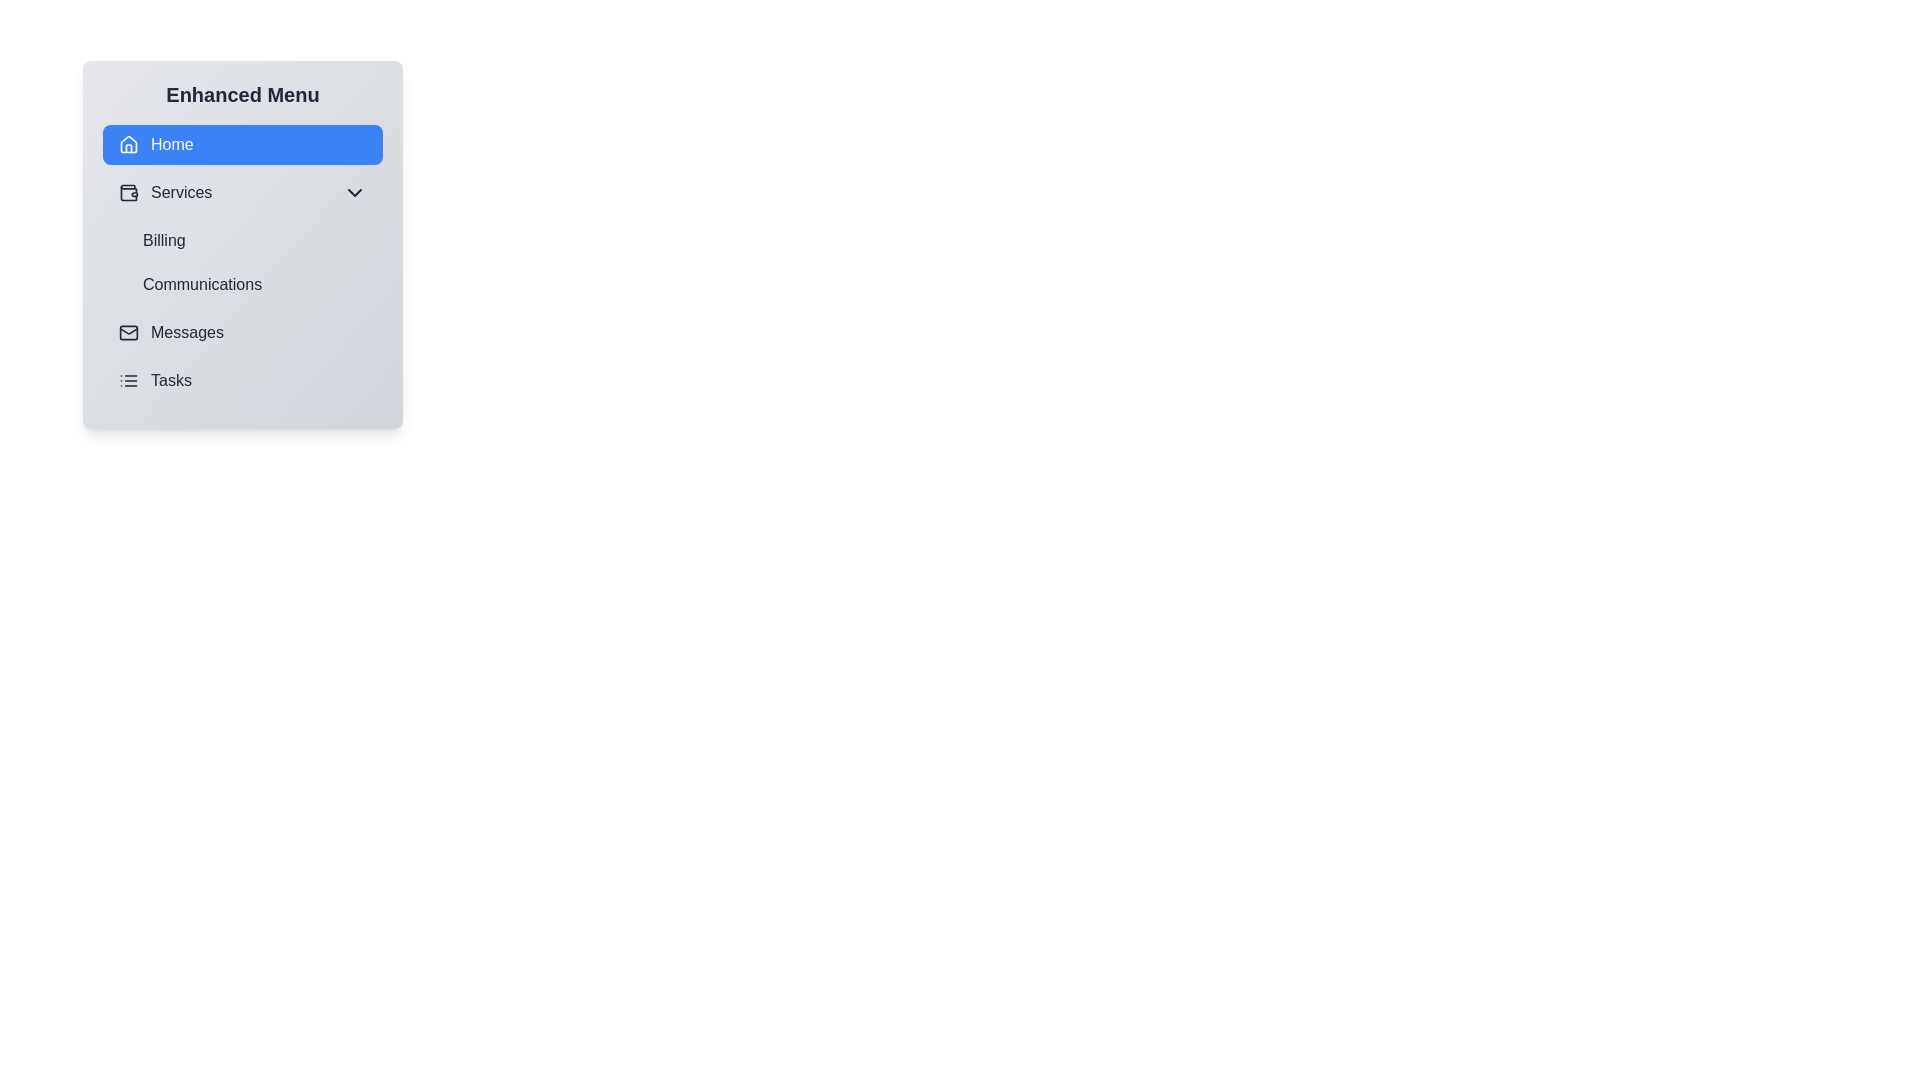  What do you see at coordinates (242, 331) in the screenshot?
I see `the 'Messages' menu item, which is the fifth item in the vertical menu list` at bounding box center [242, 331].